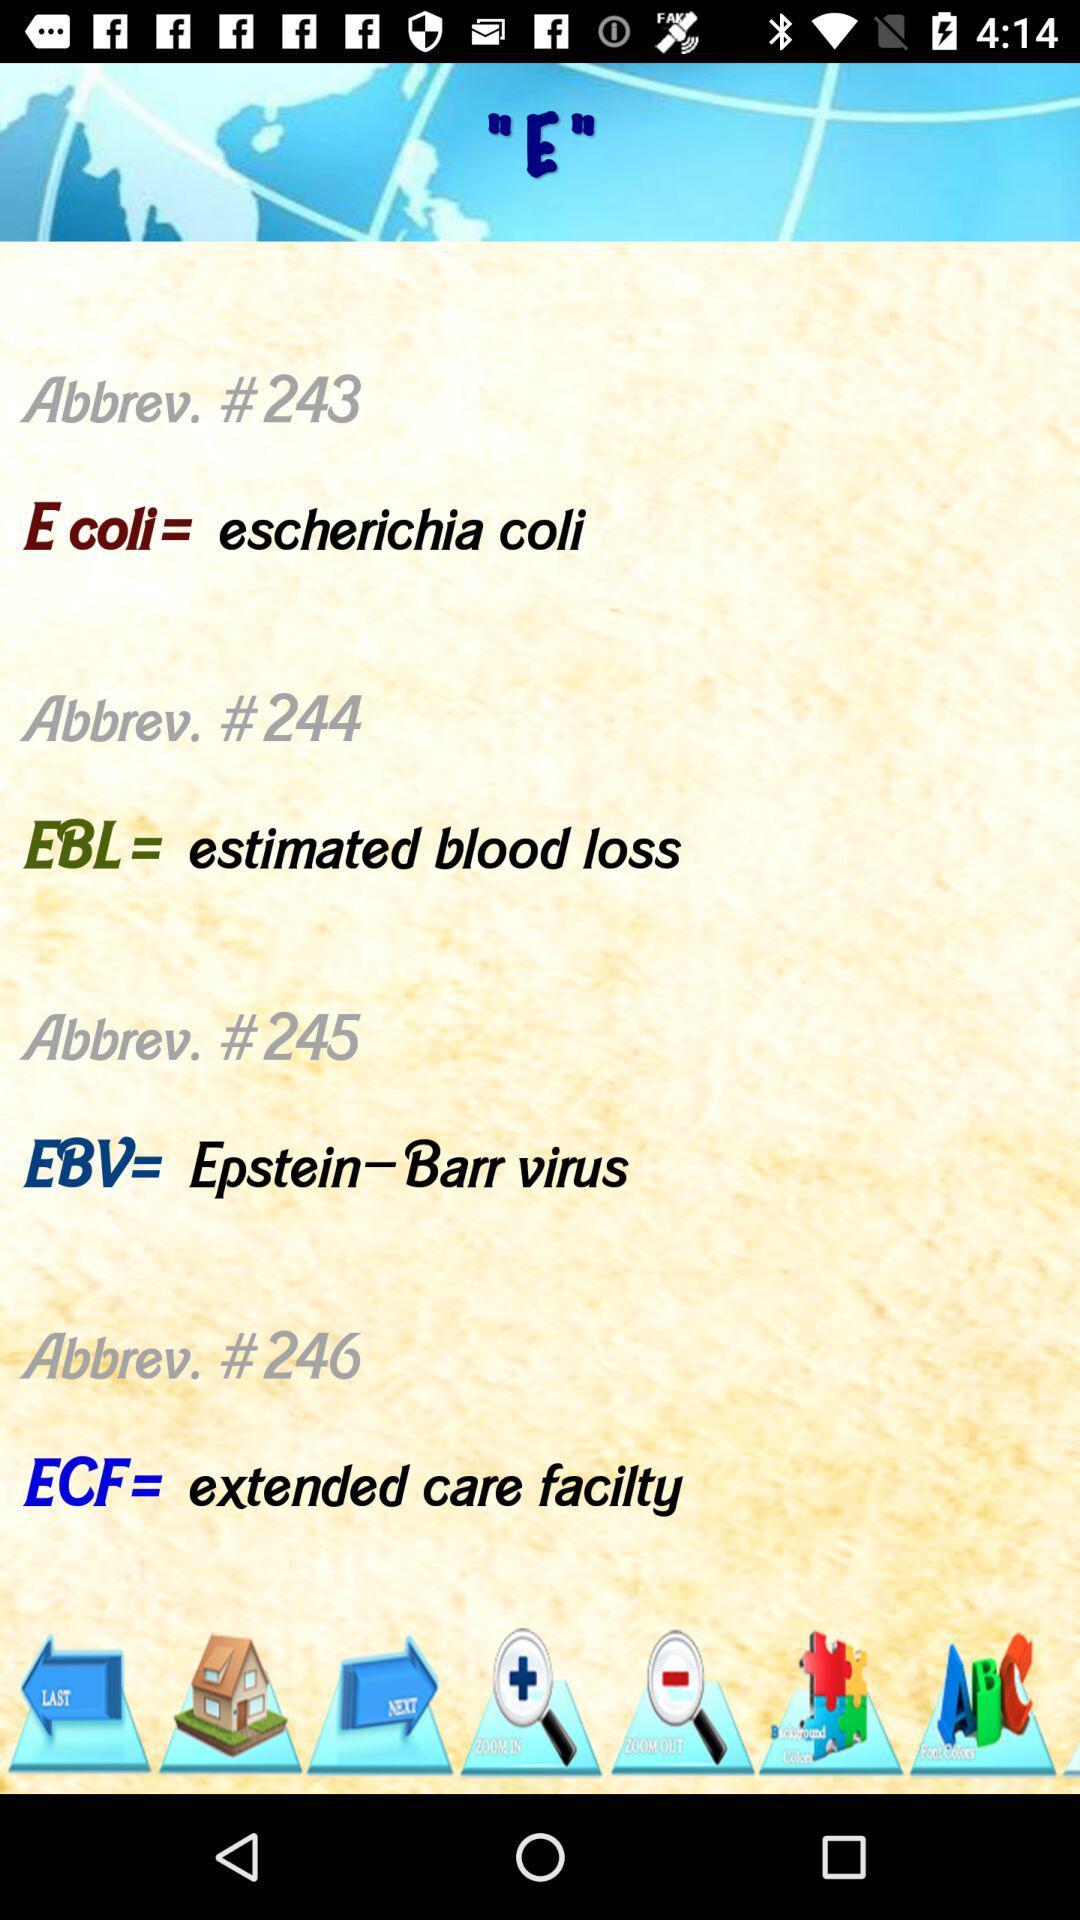 Image resolution: width=1080 pixels, height=1920 pixels. Describe the element at coordinates (228, 1702) in the screenshot. I see `home page` at that location.